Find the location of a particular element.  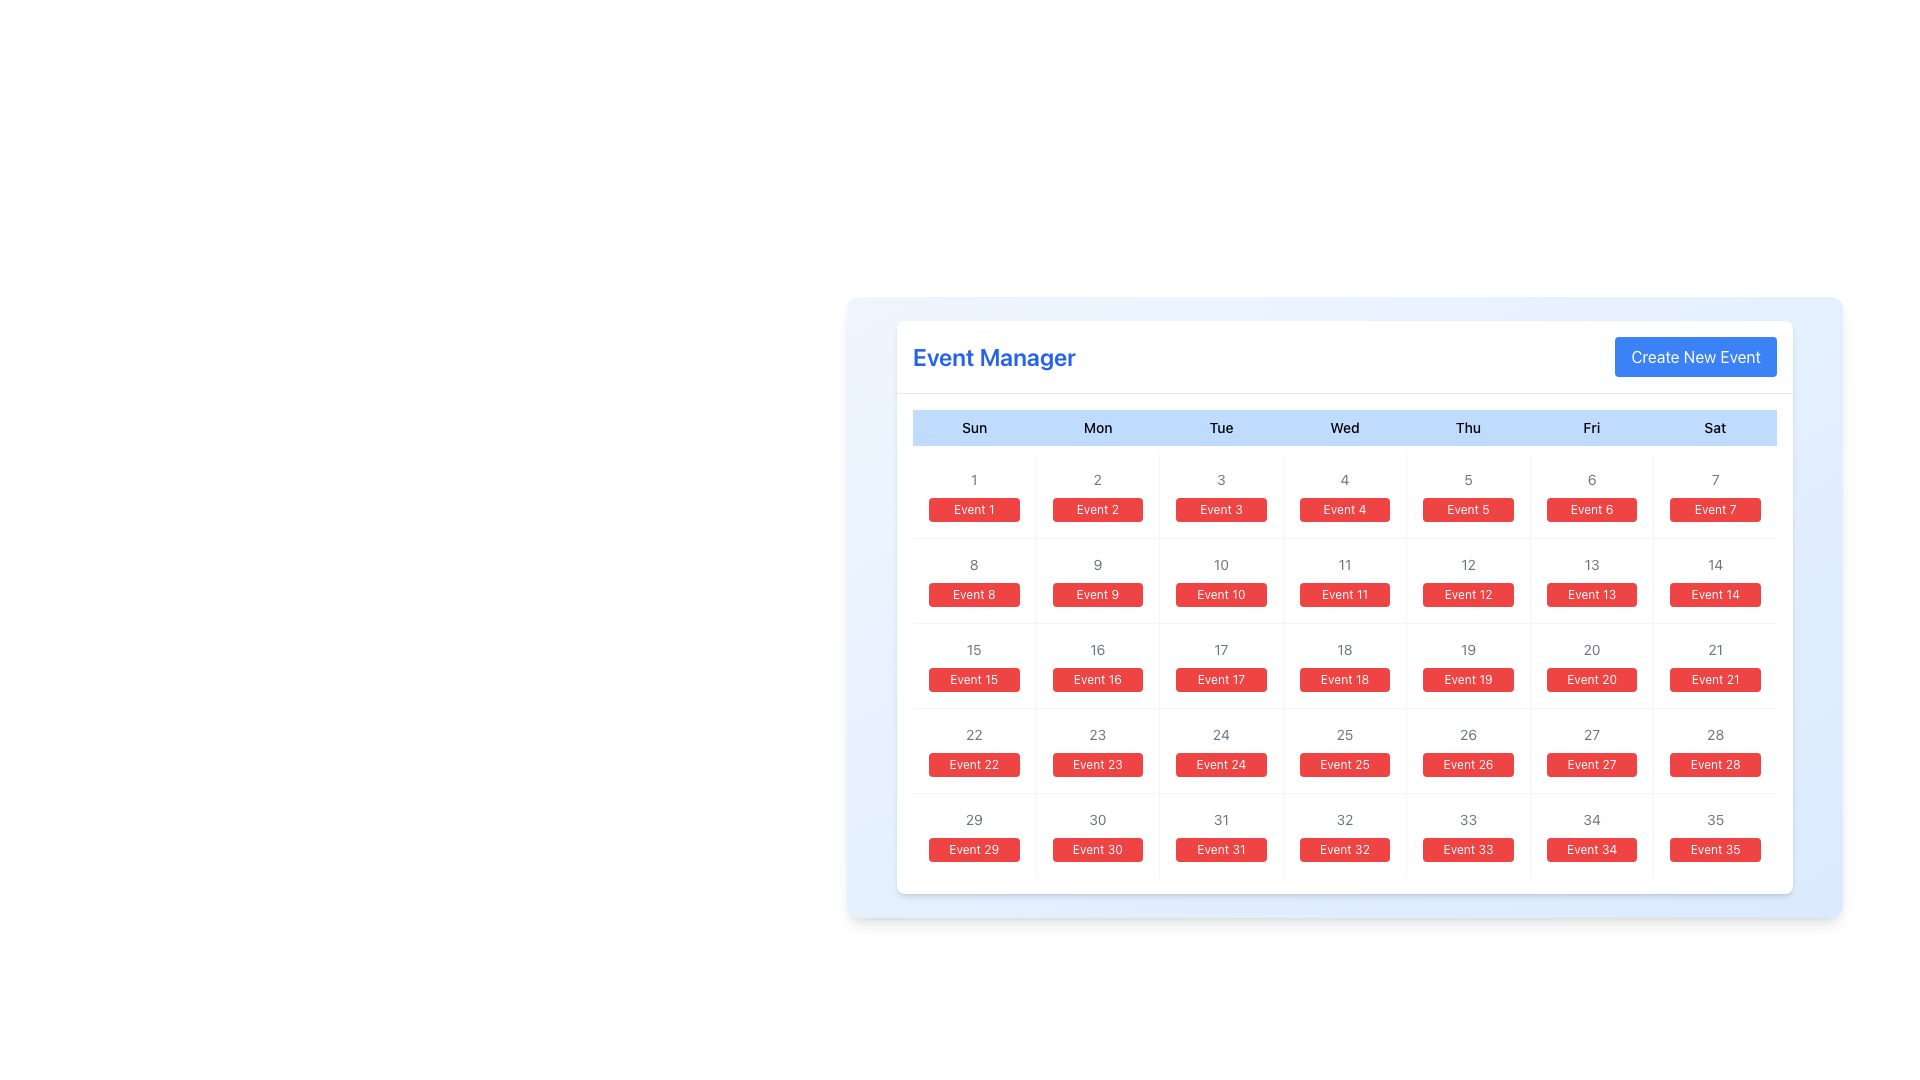

the button representing the event in the calendar for Saturday, located in the first row under the header '7' is located at coordinates (1714, 508).